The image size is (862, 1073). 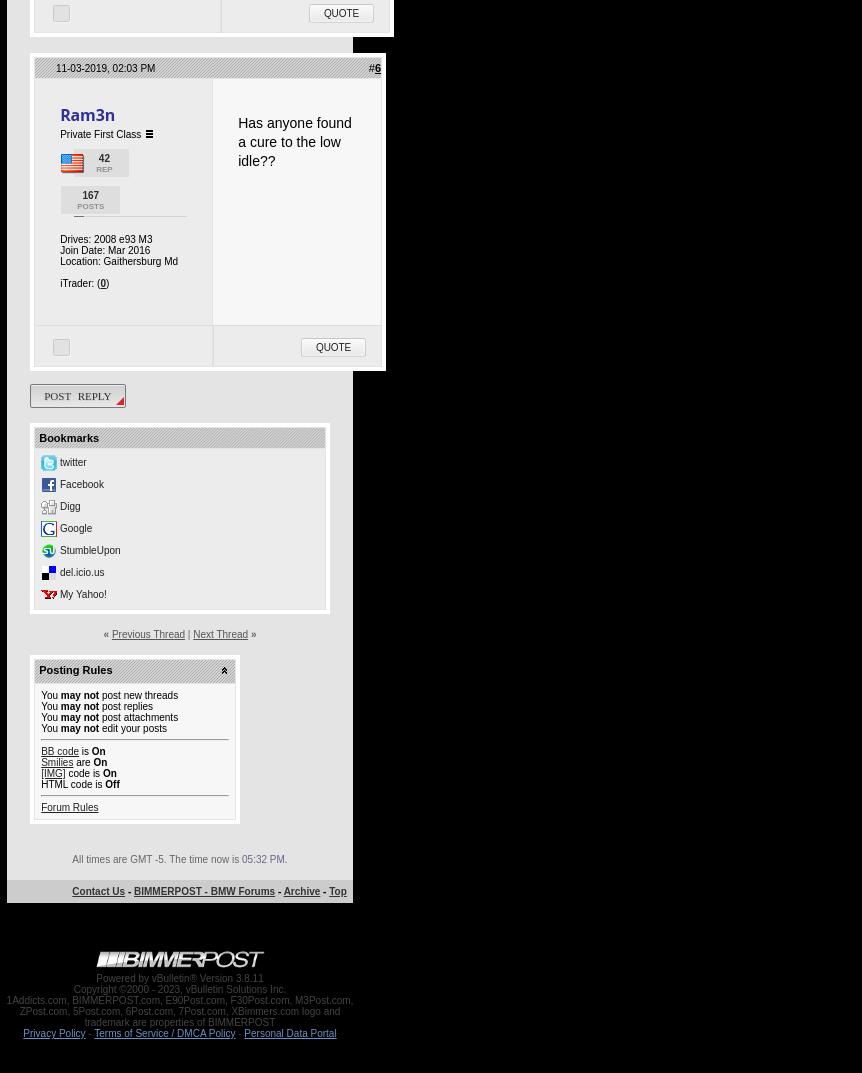 What do you see at coordinates (164, 1033) in the screenshot?
I see `'Terms of Service / DMCA Policy'` at bounding box center [164, 1033].